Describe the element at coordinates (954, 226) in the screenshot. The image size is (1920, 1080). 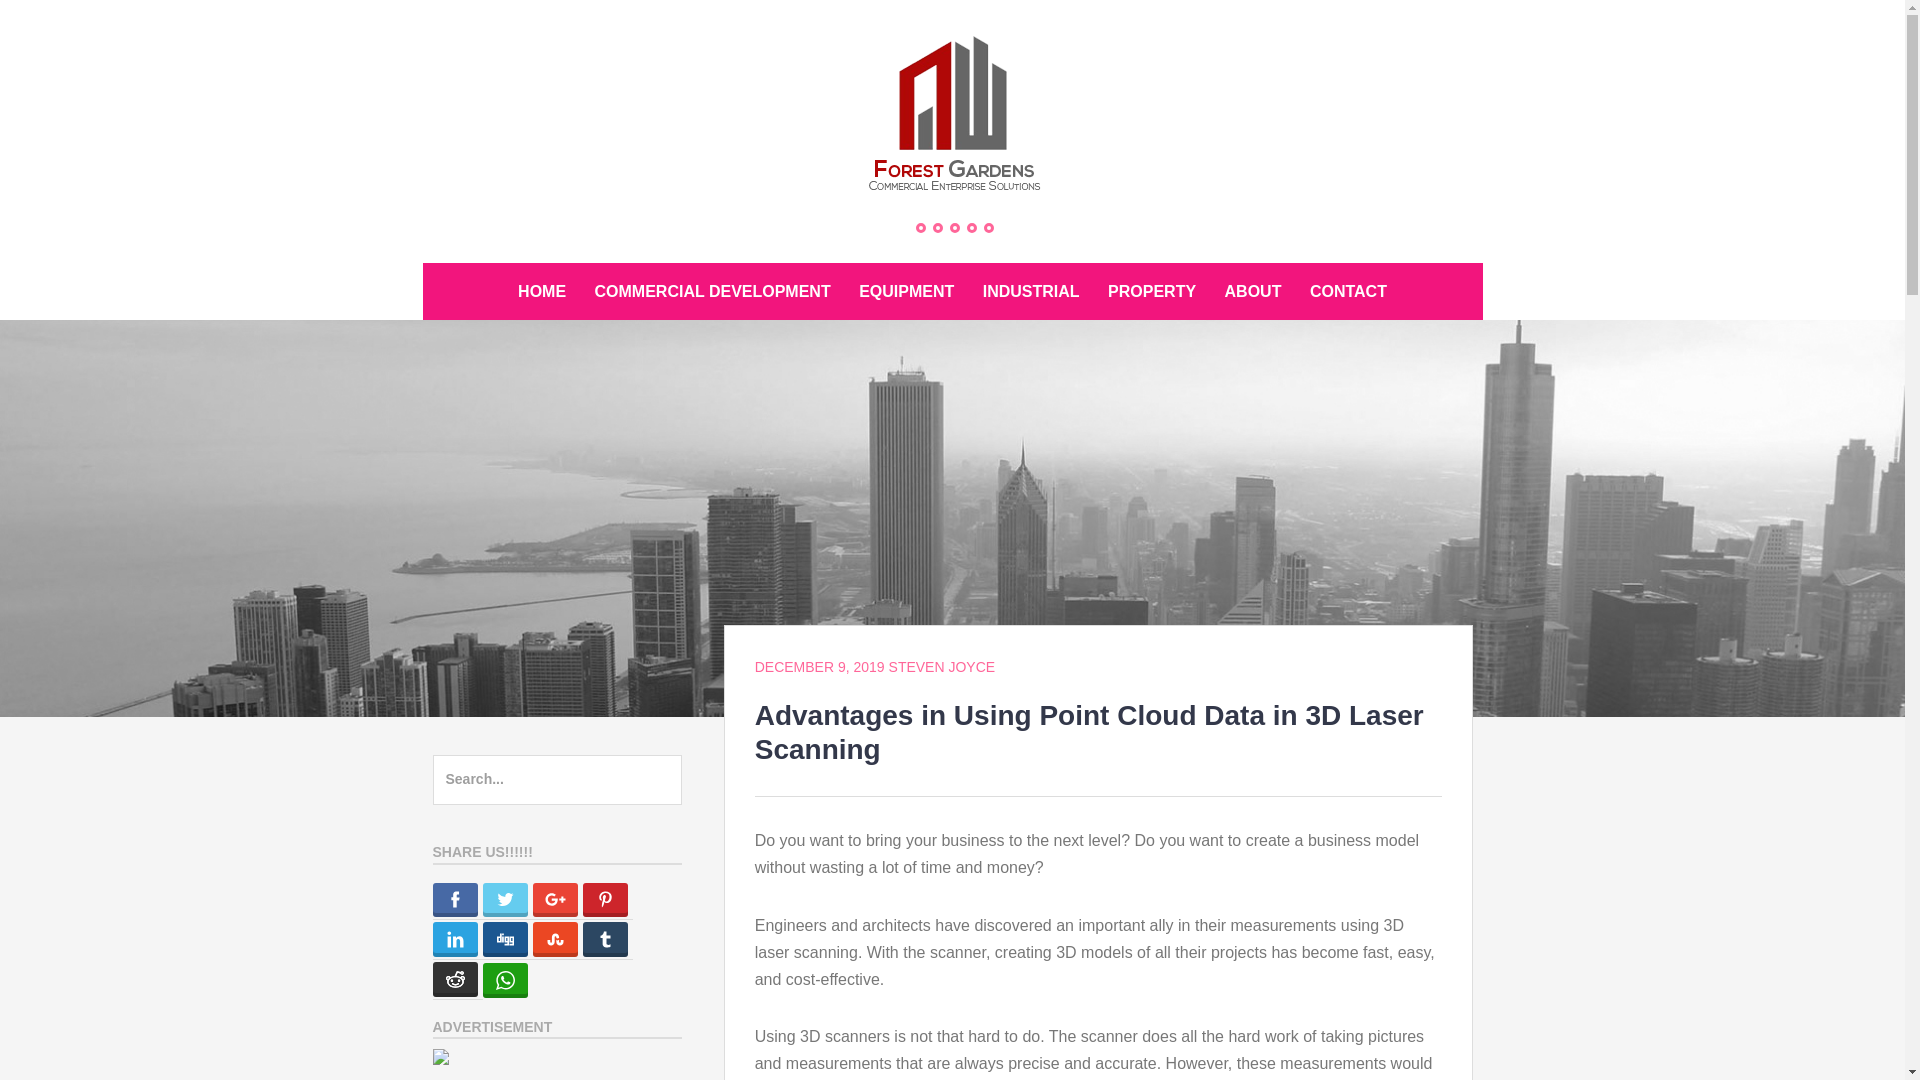
I see `'Contact Us'` at that location.